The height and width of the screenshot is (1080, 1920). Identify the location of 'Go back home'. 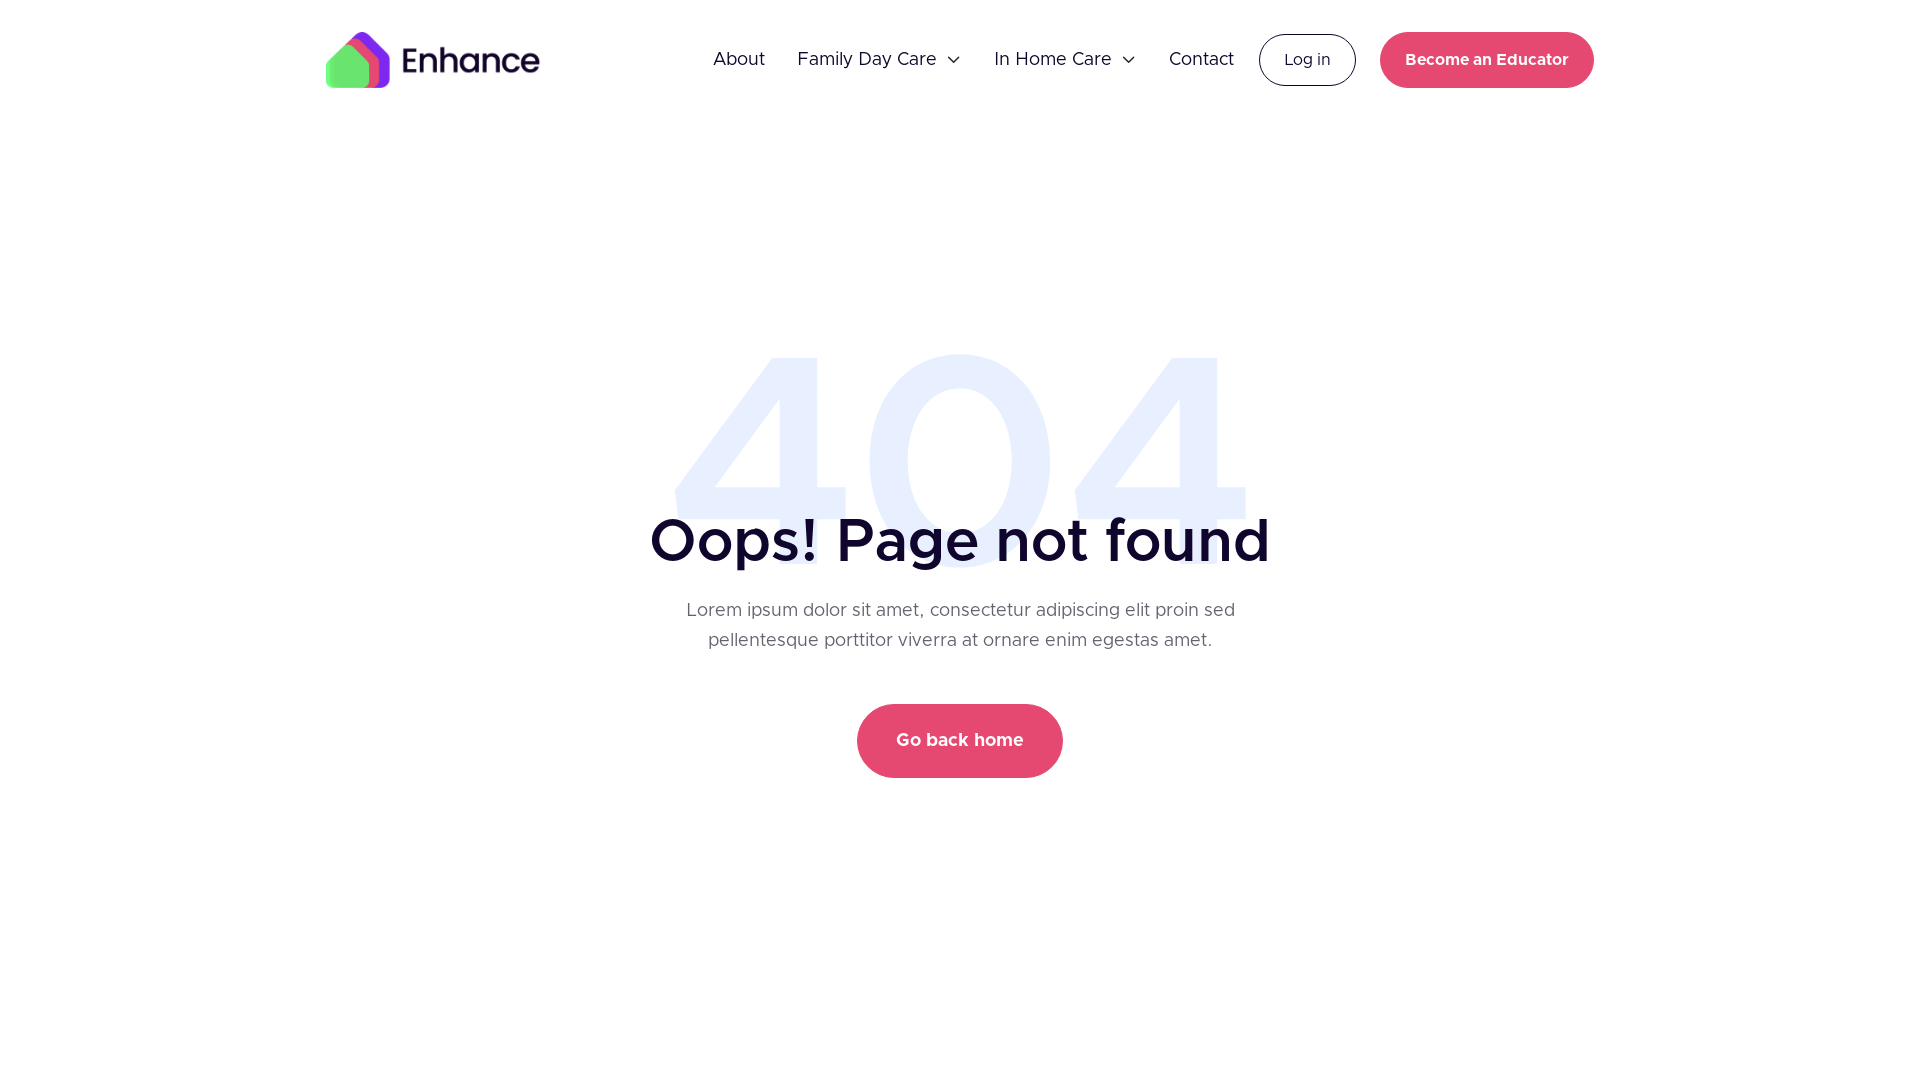
(857, 740).